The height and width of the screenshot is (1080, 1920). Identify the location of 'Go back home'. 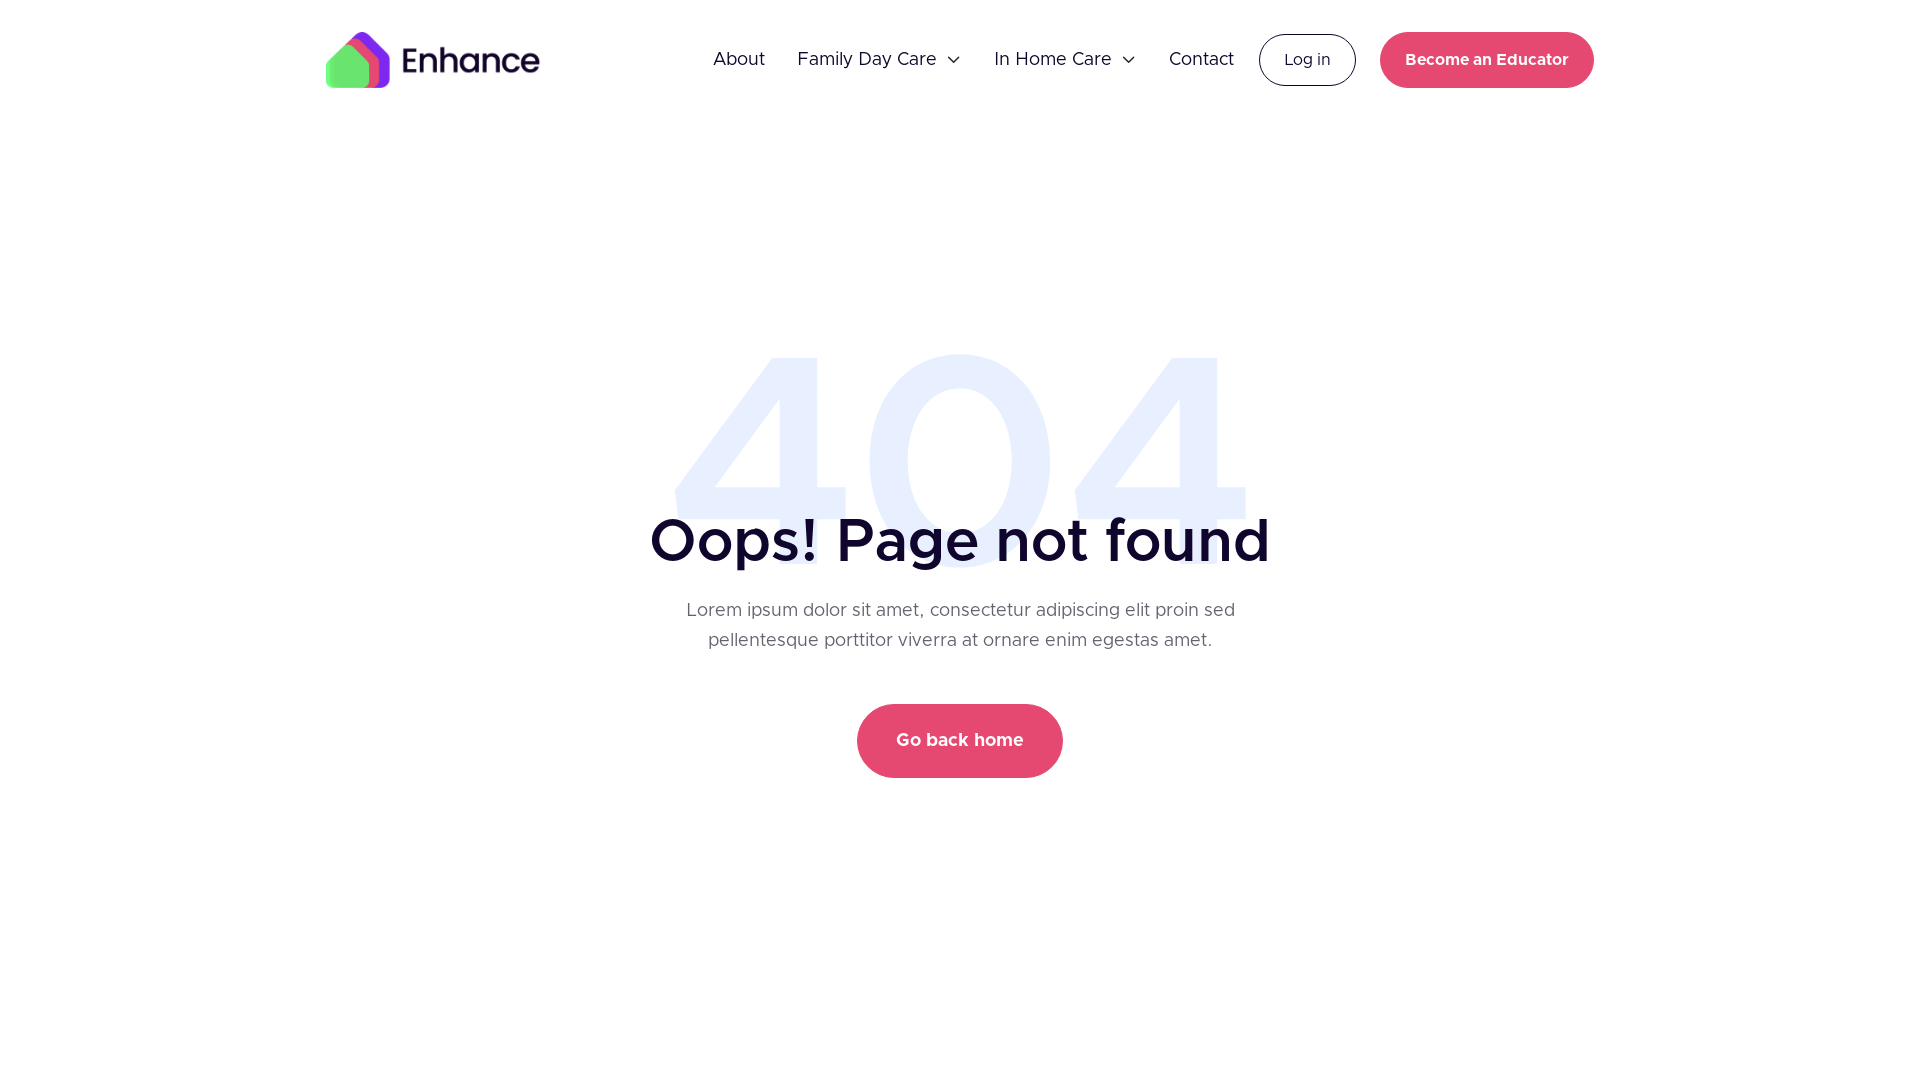
(857, 740).